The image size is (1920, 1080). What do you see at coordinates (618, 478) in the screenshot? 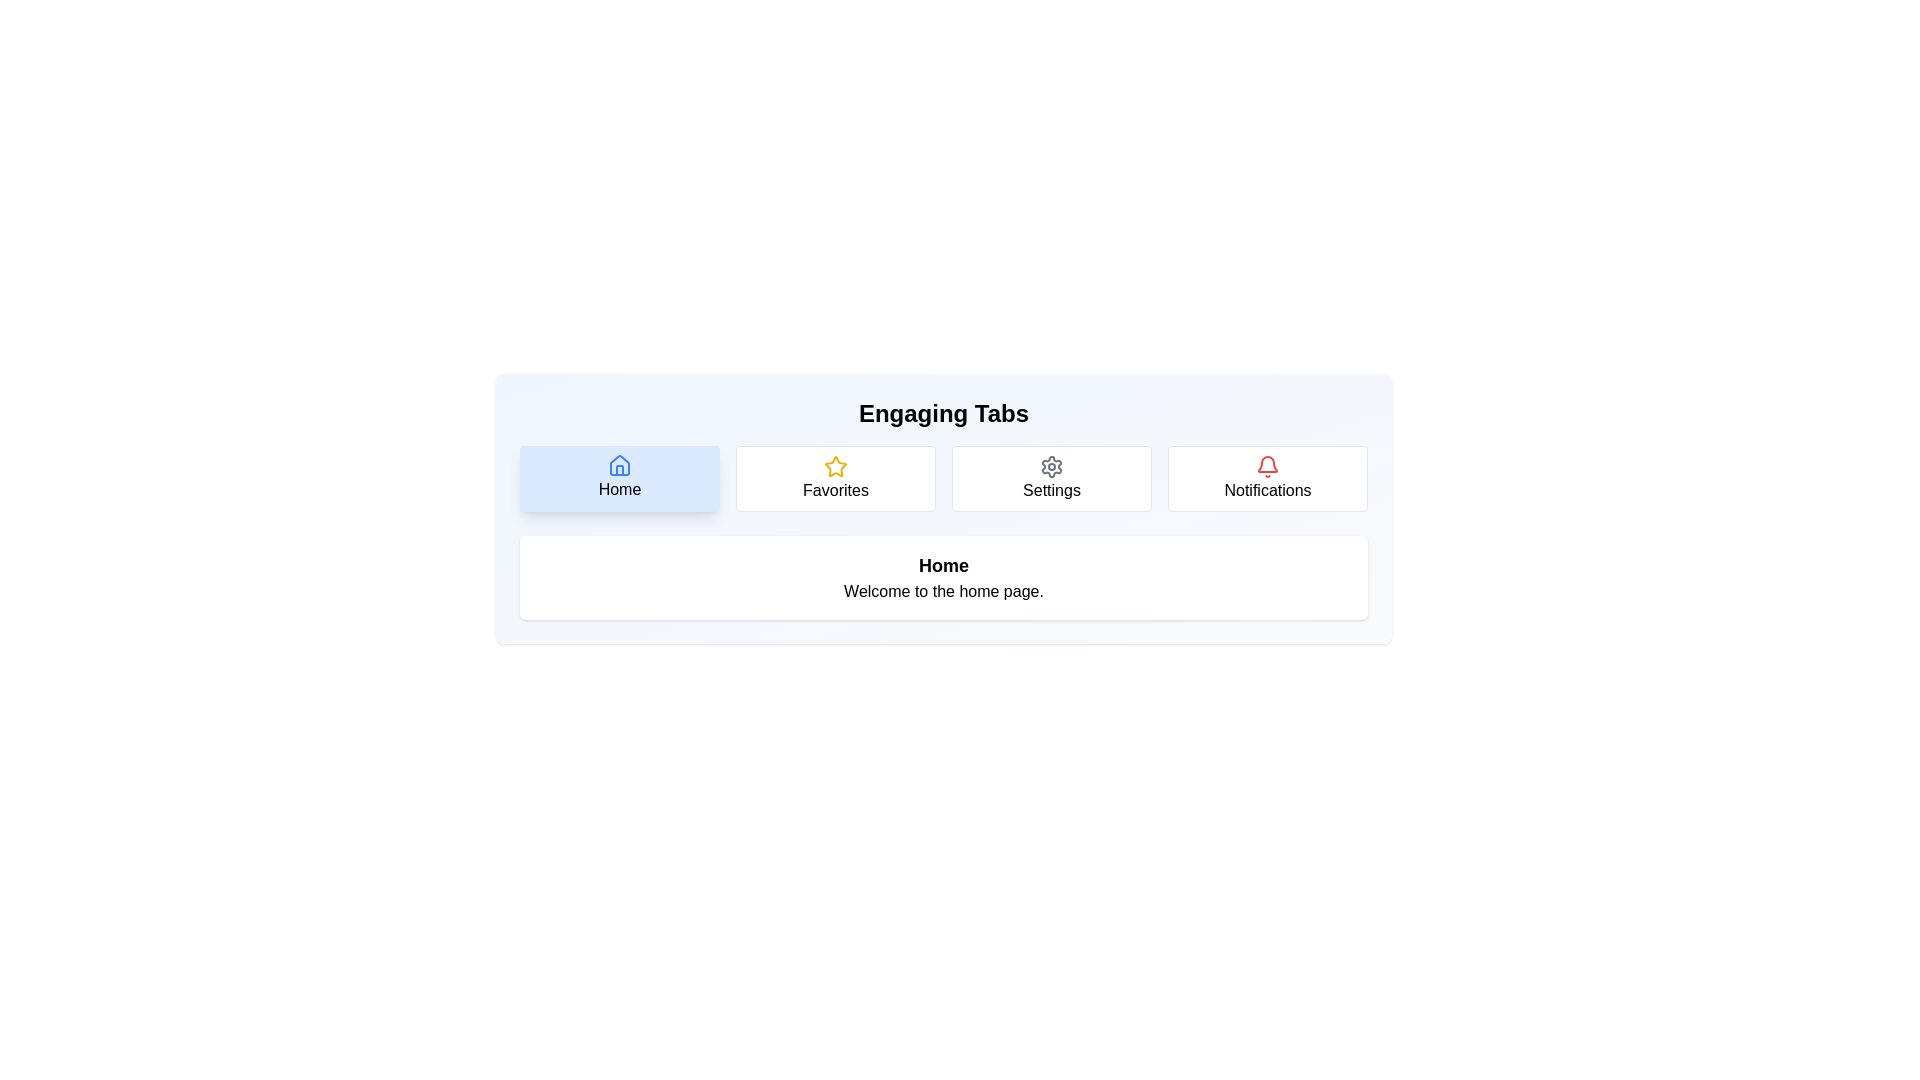
I see `the Home tab by clicking its button` at bounding box center [618, 478].